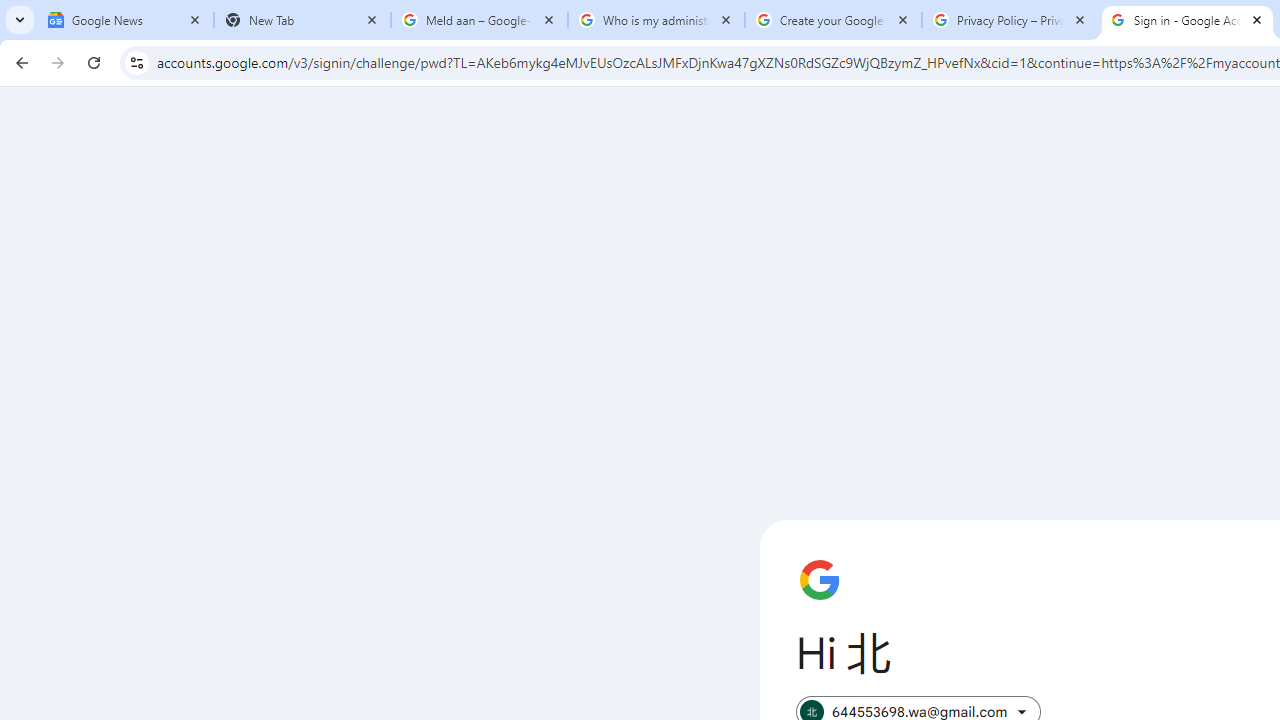 This screenshot has height=720, width=1280. What do you see at coordinates (833, 20) in the screenshot?
I see `'Create your Google Account'` at bounding box center [833, 20].